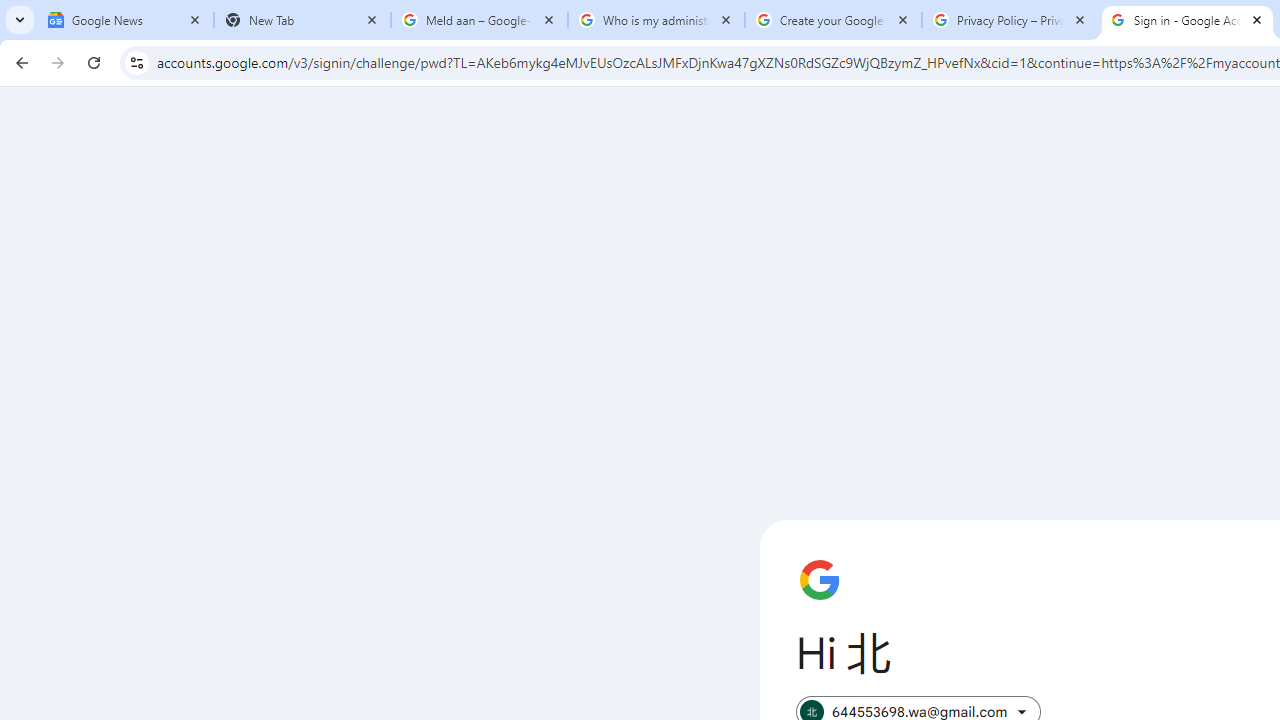 This screenshot has height=720, width=1280. What do you see at coordinates (833, 20) in the screenshot?
I see `'Create your Google Account'` at bounding box center [833, 20].